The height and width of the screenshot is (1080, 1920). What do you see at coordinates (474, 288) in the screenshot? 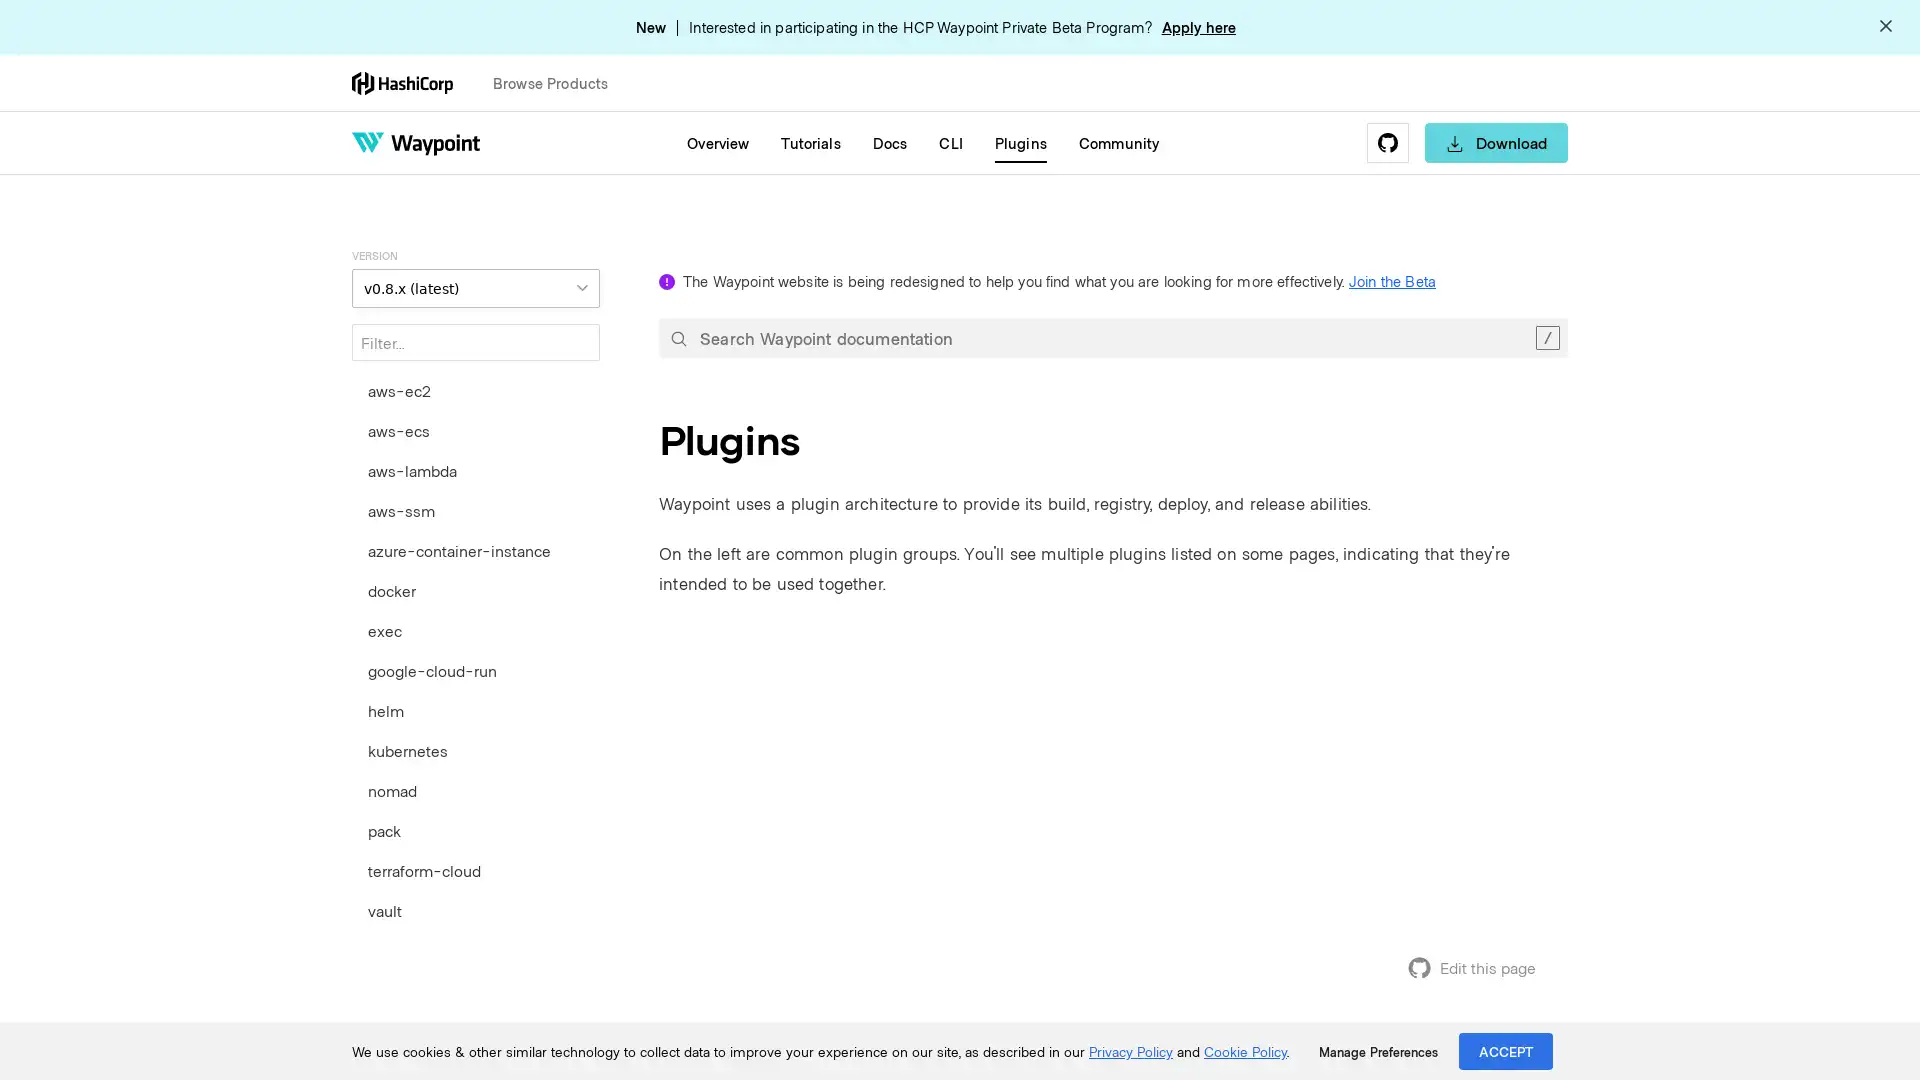
I see `VERSION` at bounding box center [474, 288].